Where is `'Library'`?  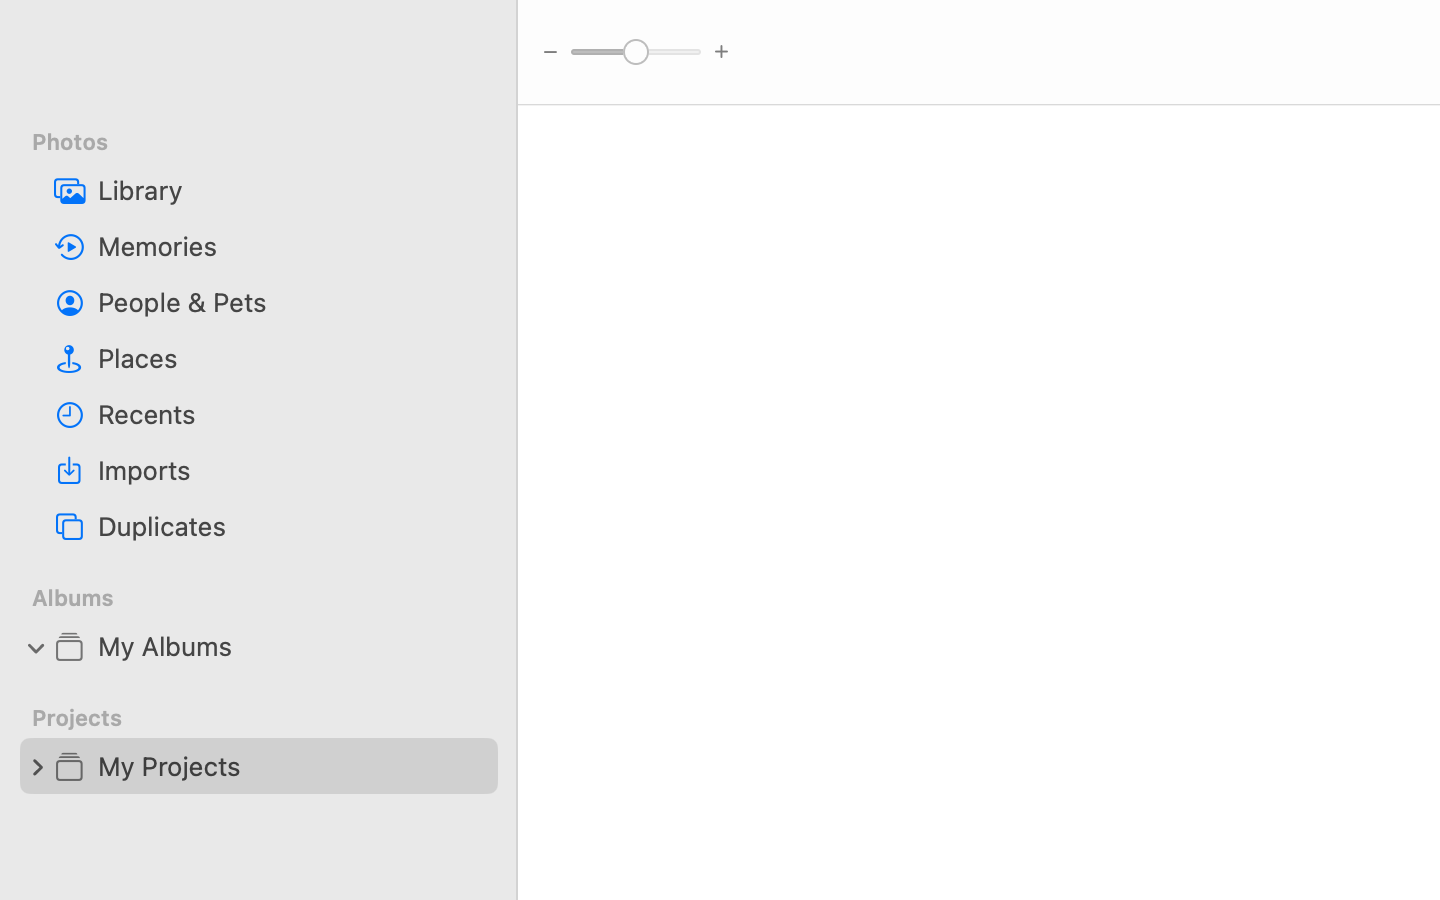 'Library' is located at coordinates (289, 189).